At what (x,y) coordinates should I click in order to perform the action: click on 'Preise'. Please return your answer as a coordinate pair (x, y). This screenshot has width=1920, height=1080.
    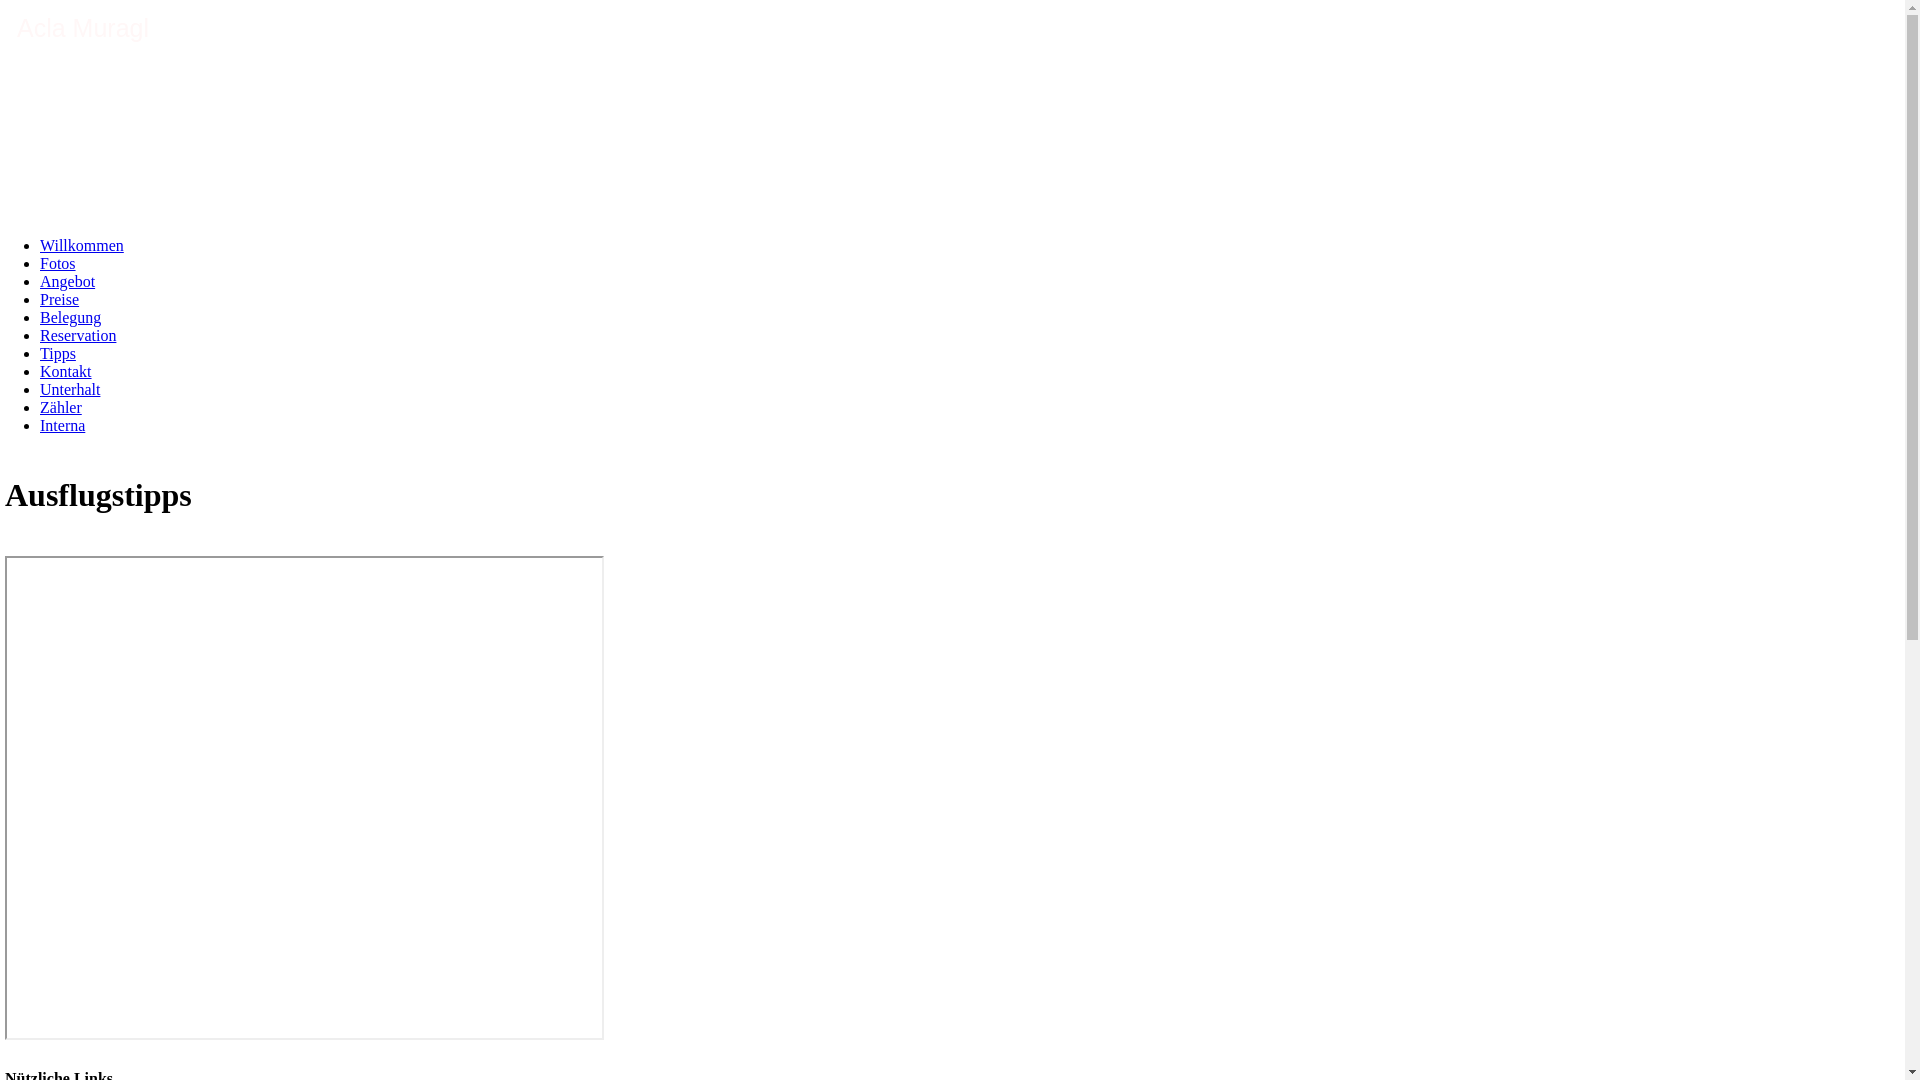
    Looking at the image, I should click on (59, 299).